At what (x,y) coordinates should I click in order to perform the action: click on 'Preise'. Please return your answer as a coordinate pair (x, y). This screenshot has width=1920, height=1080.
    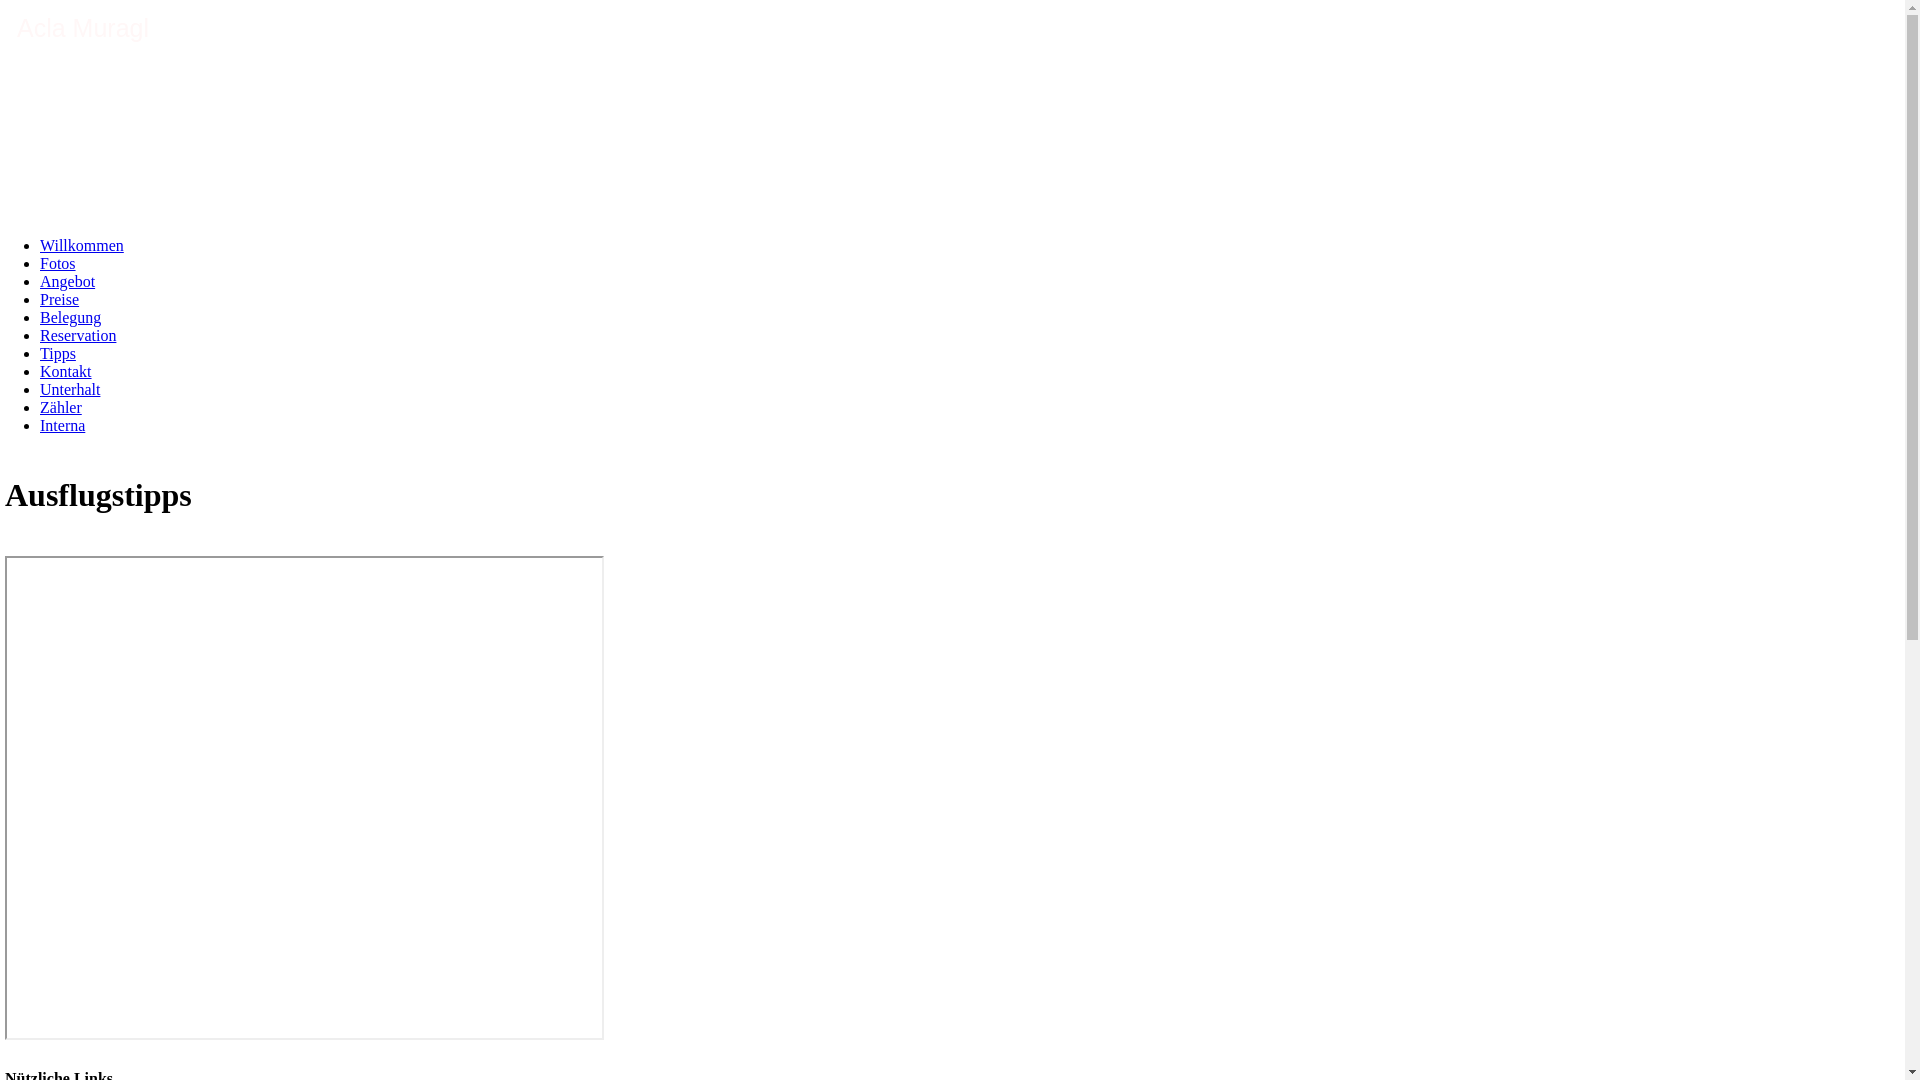
    Looking at the image, I should click on (59, 299).